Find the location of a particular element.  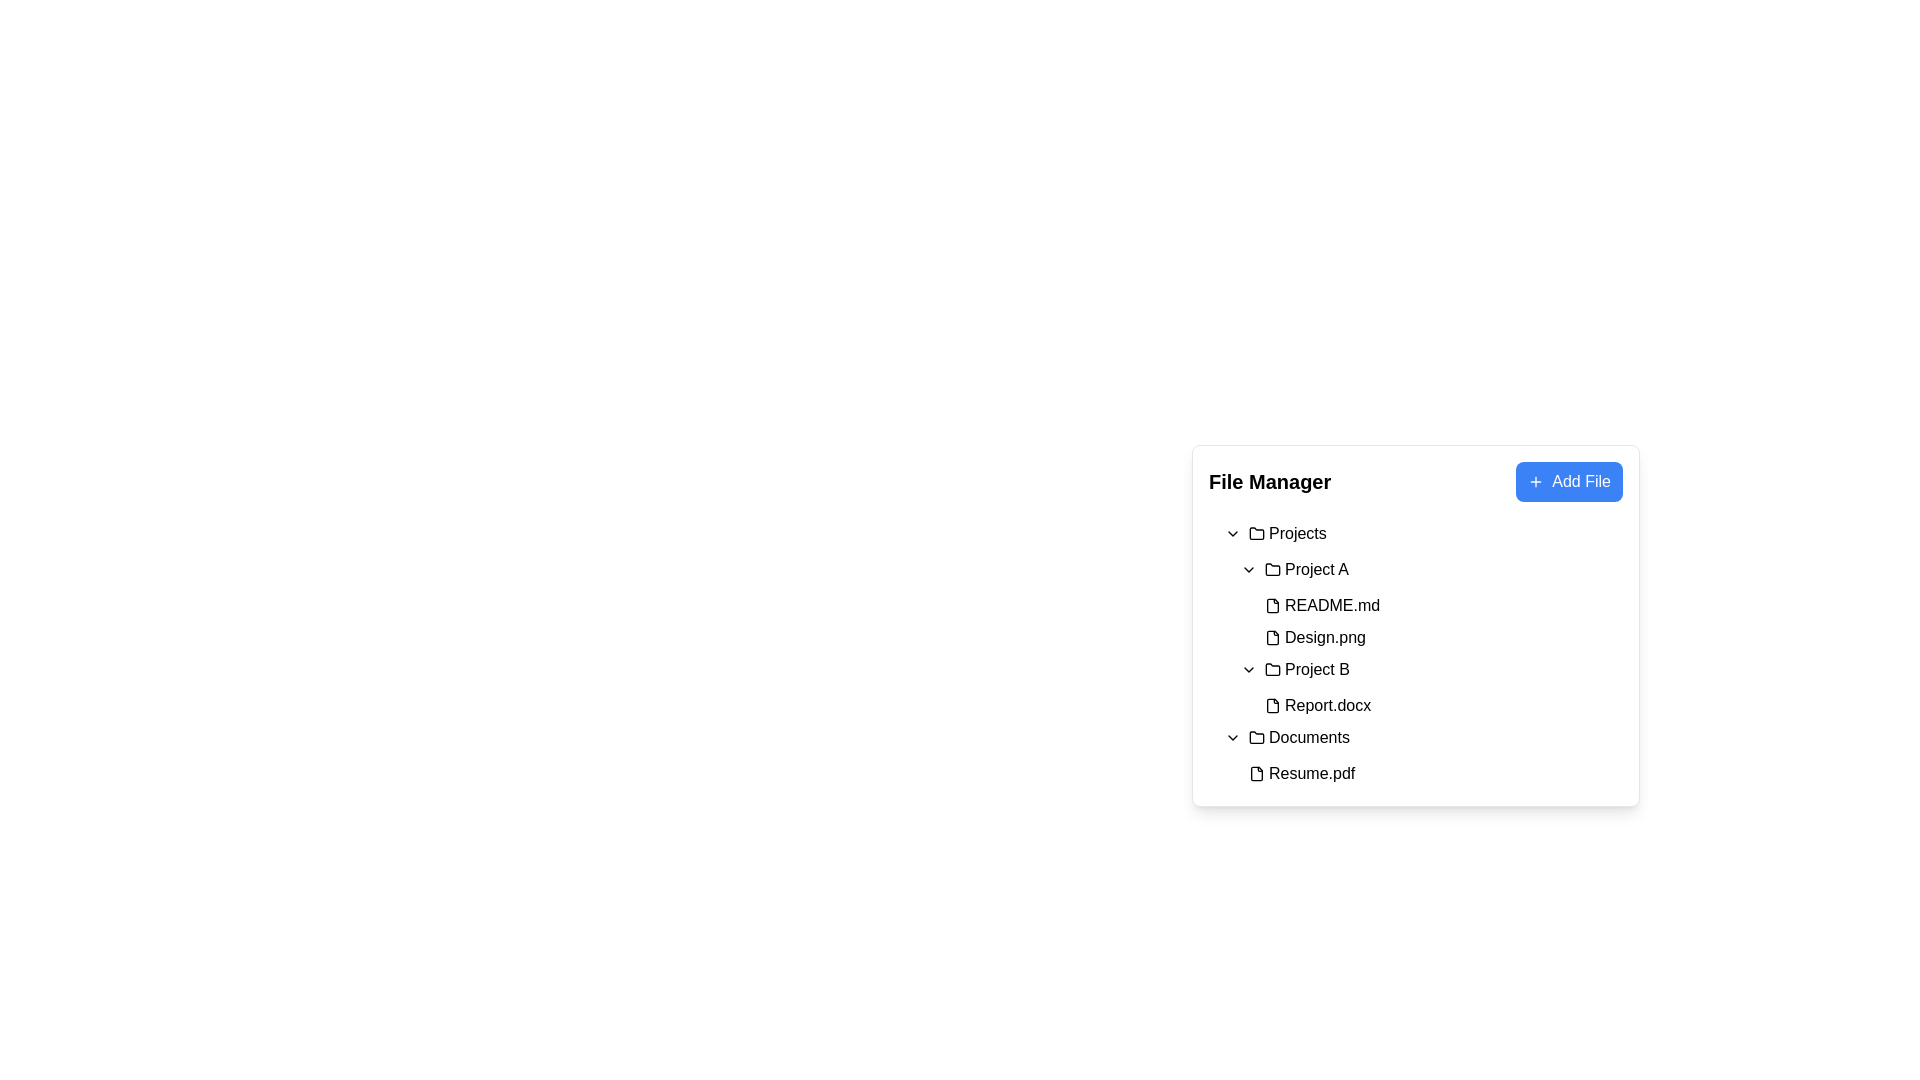

the text label for the file named 'Report.docx' located under the folder 'Project B' is located at coordinates (1328, 704).